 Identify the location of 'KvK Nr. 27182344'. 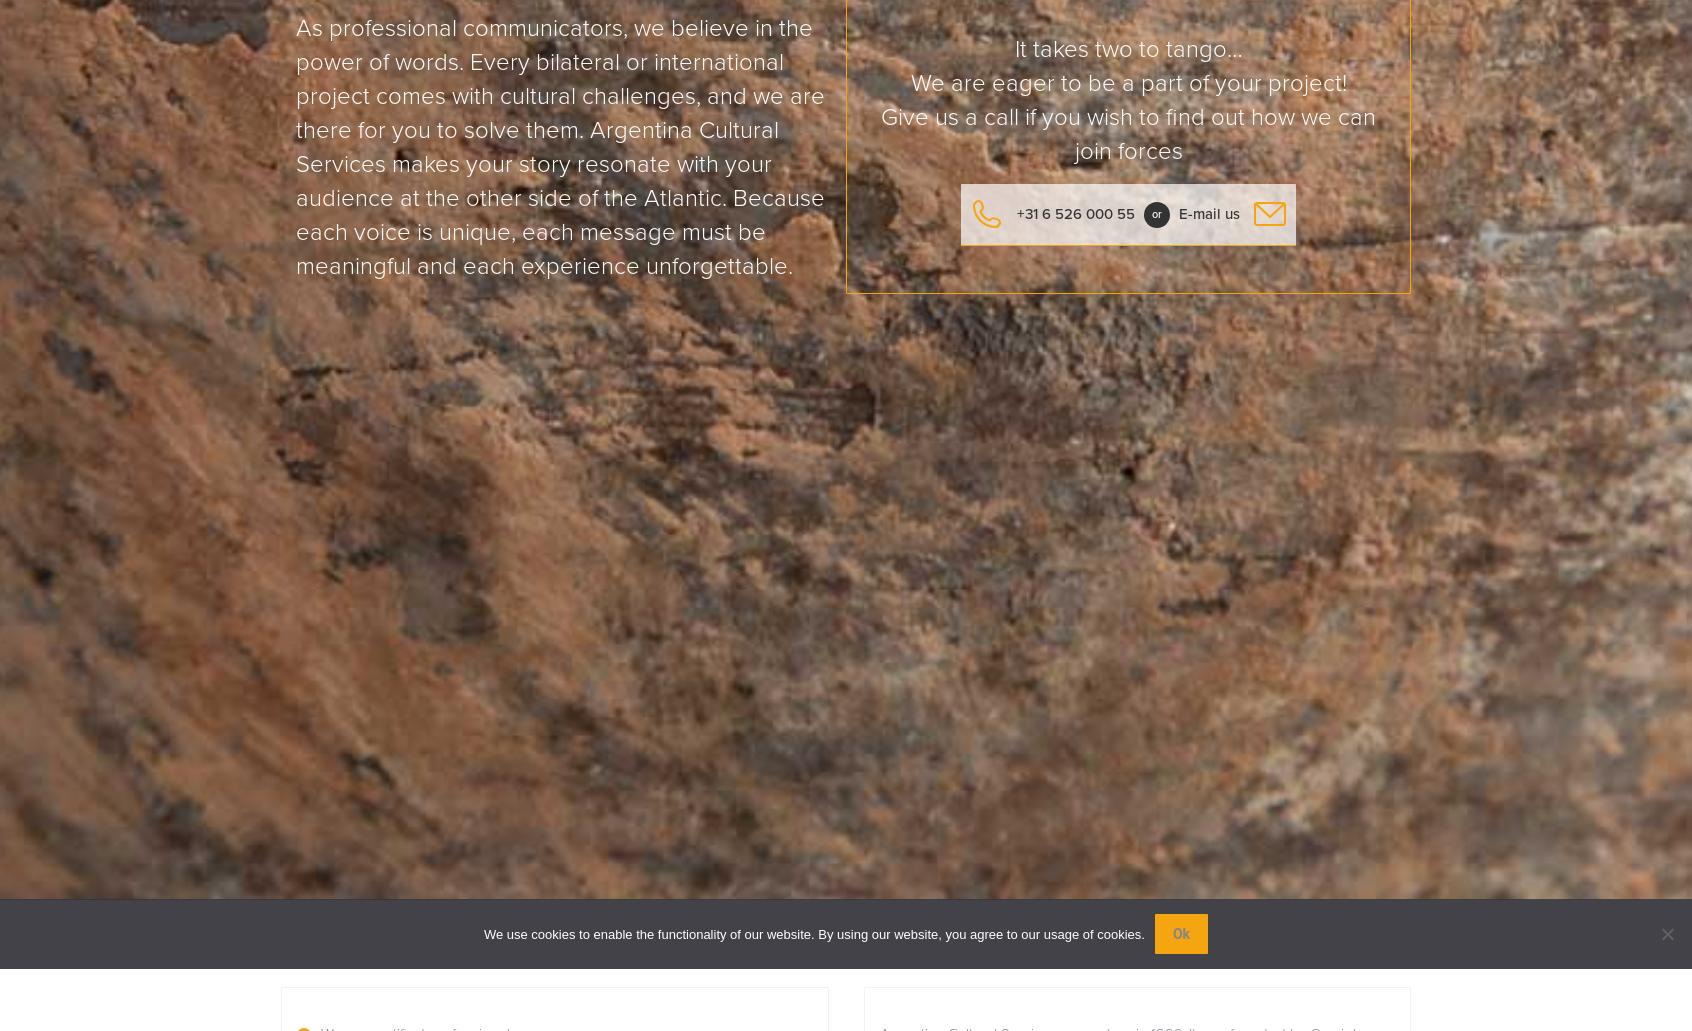
(733, 647).